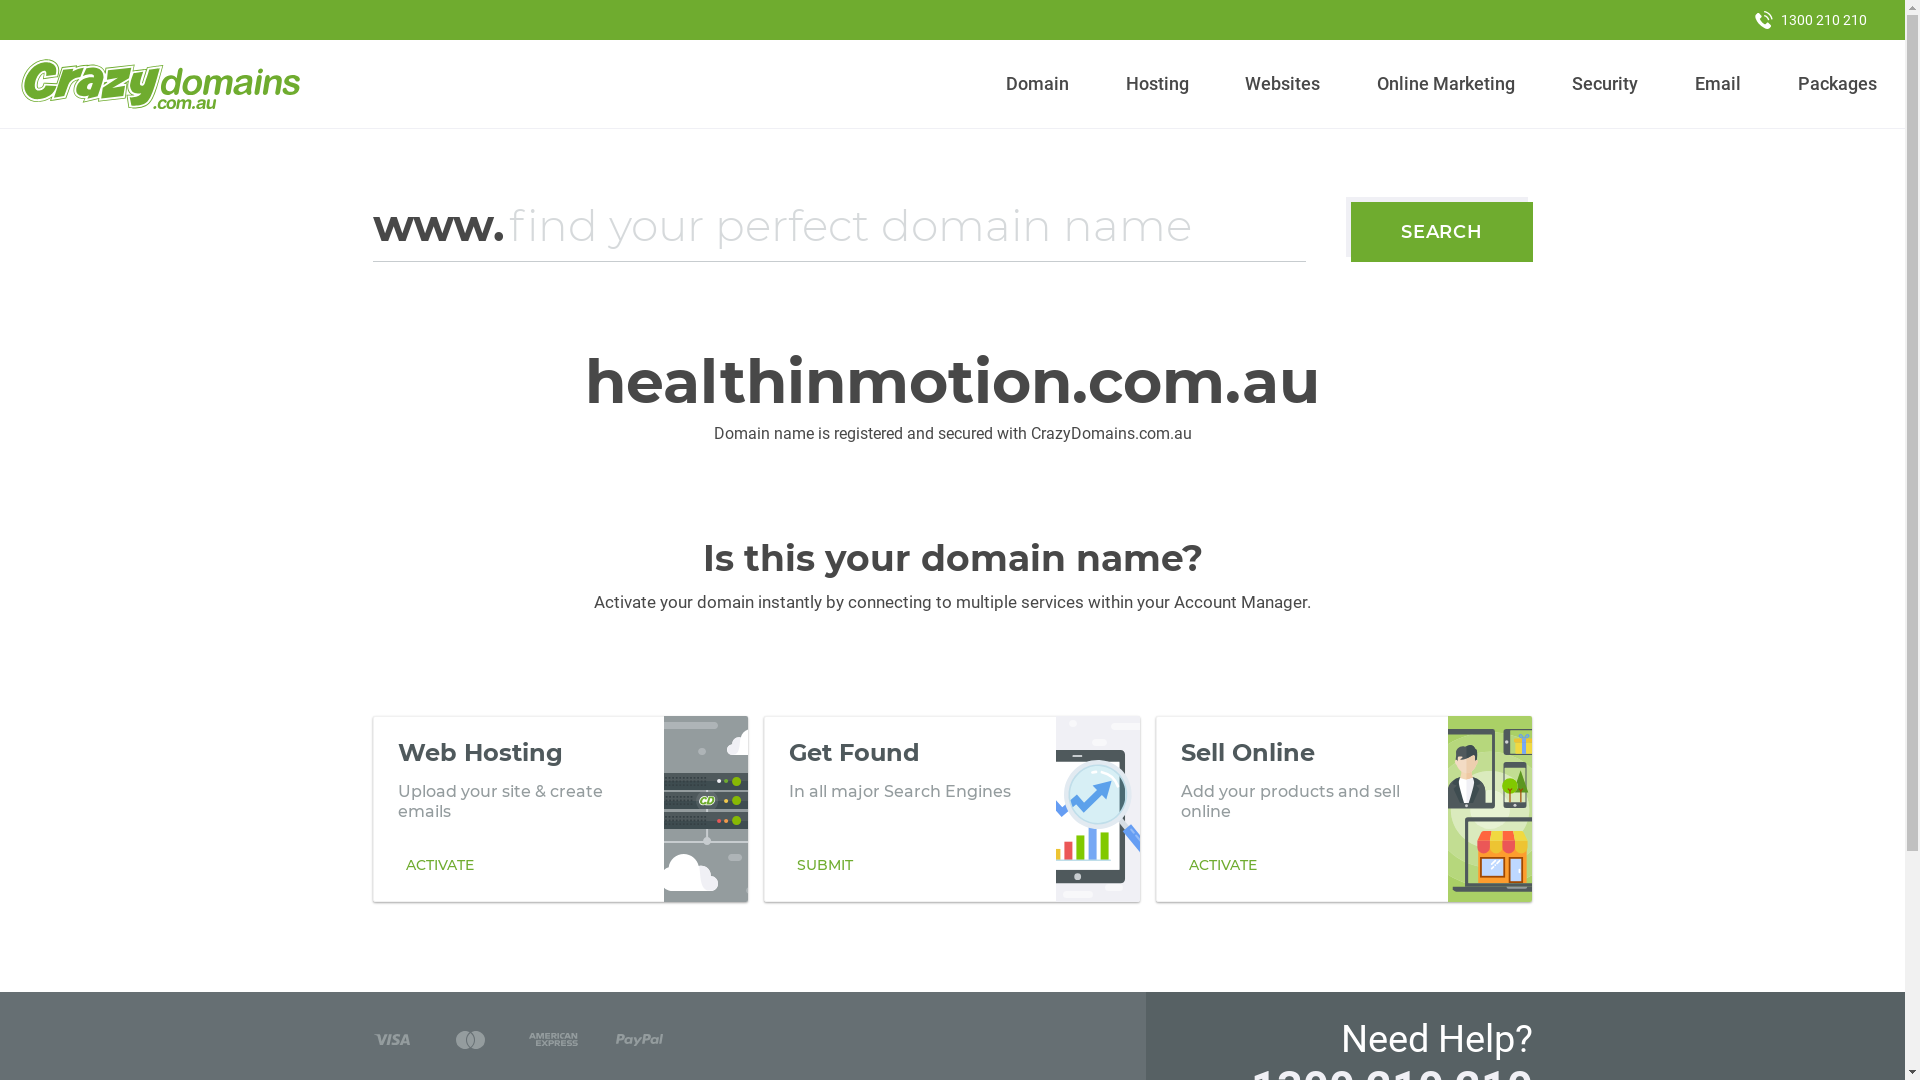  I want to click on 'Hosting', so click(1116, 83).